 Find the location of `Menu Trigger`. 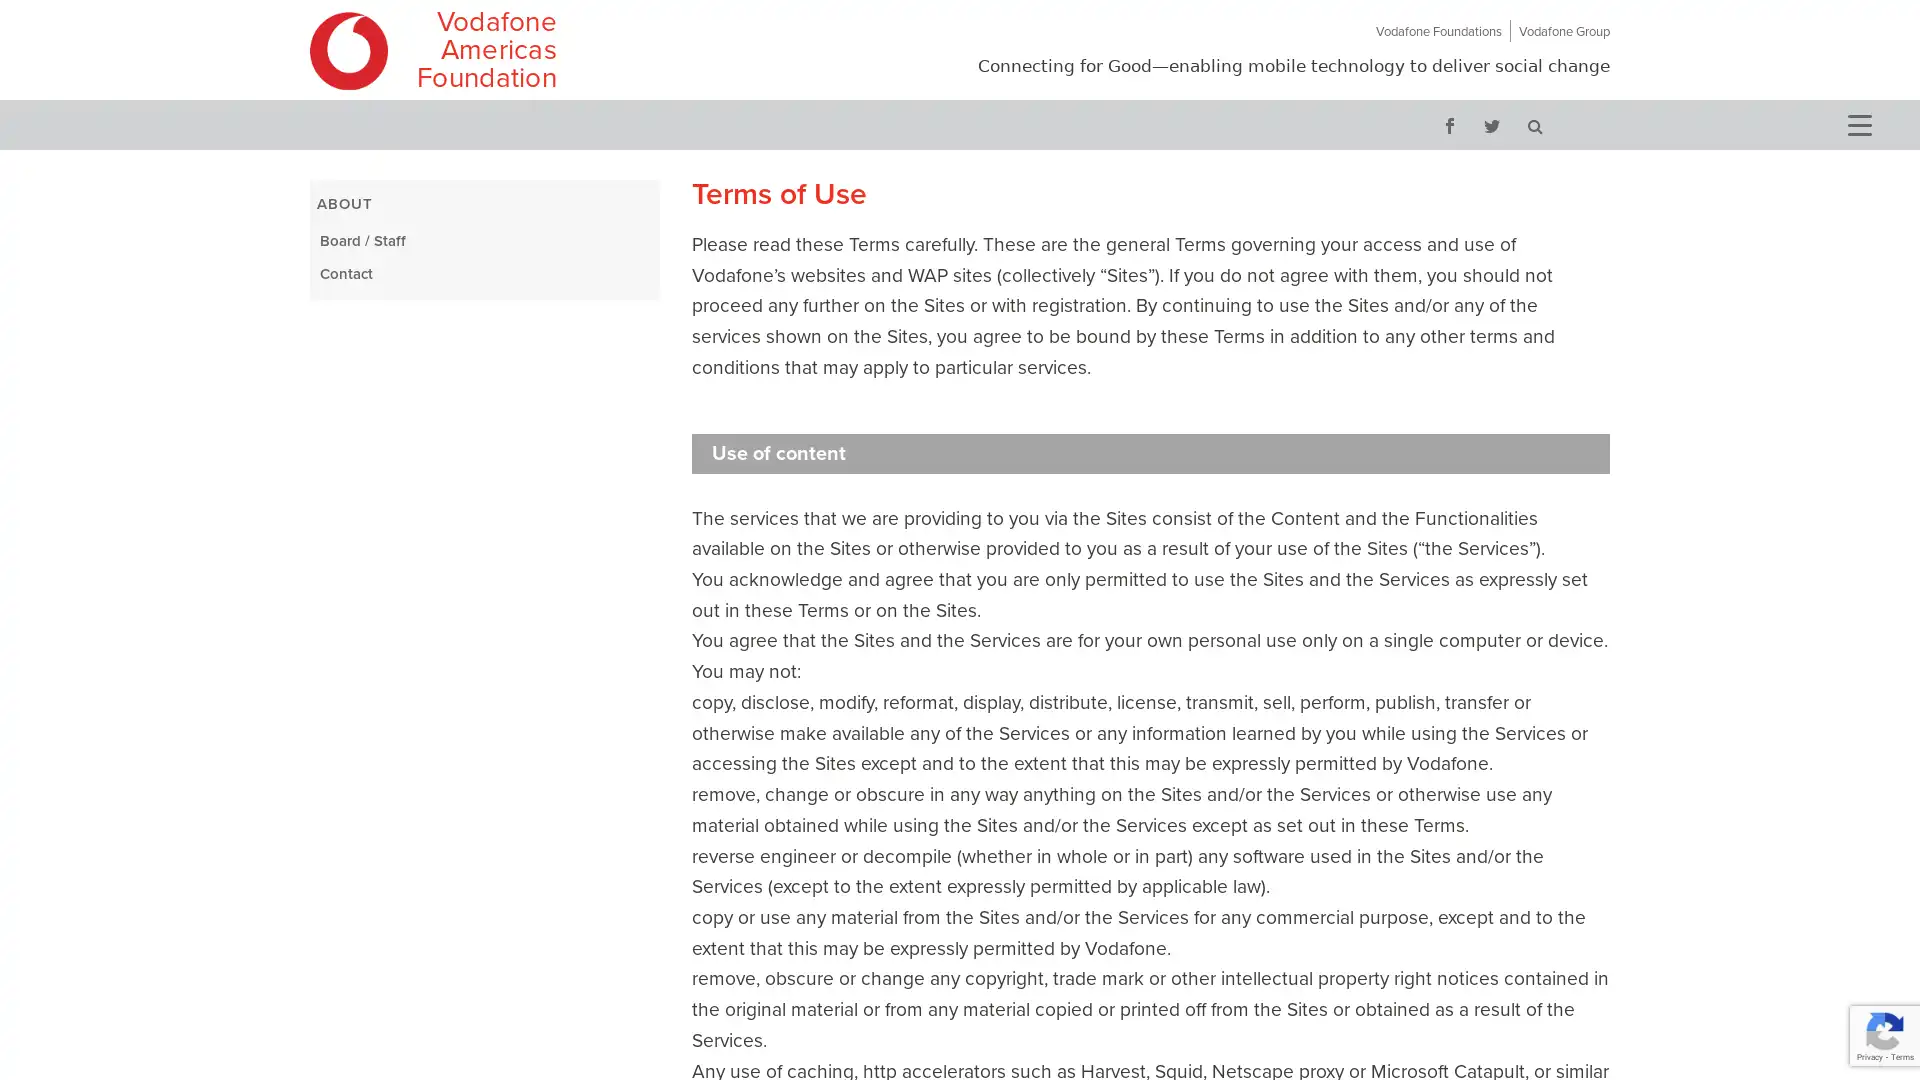

Menu Trigger is located at coordinates (1857, 123).